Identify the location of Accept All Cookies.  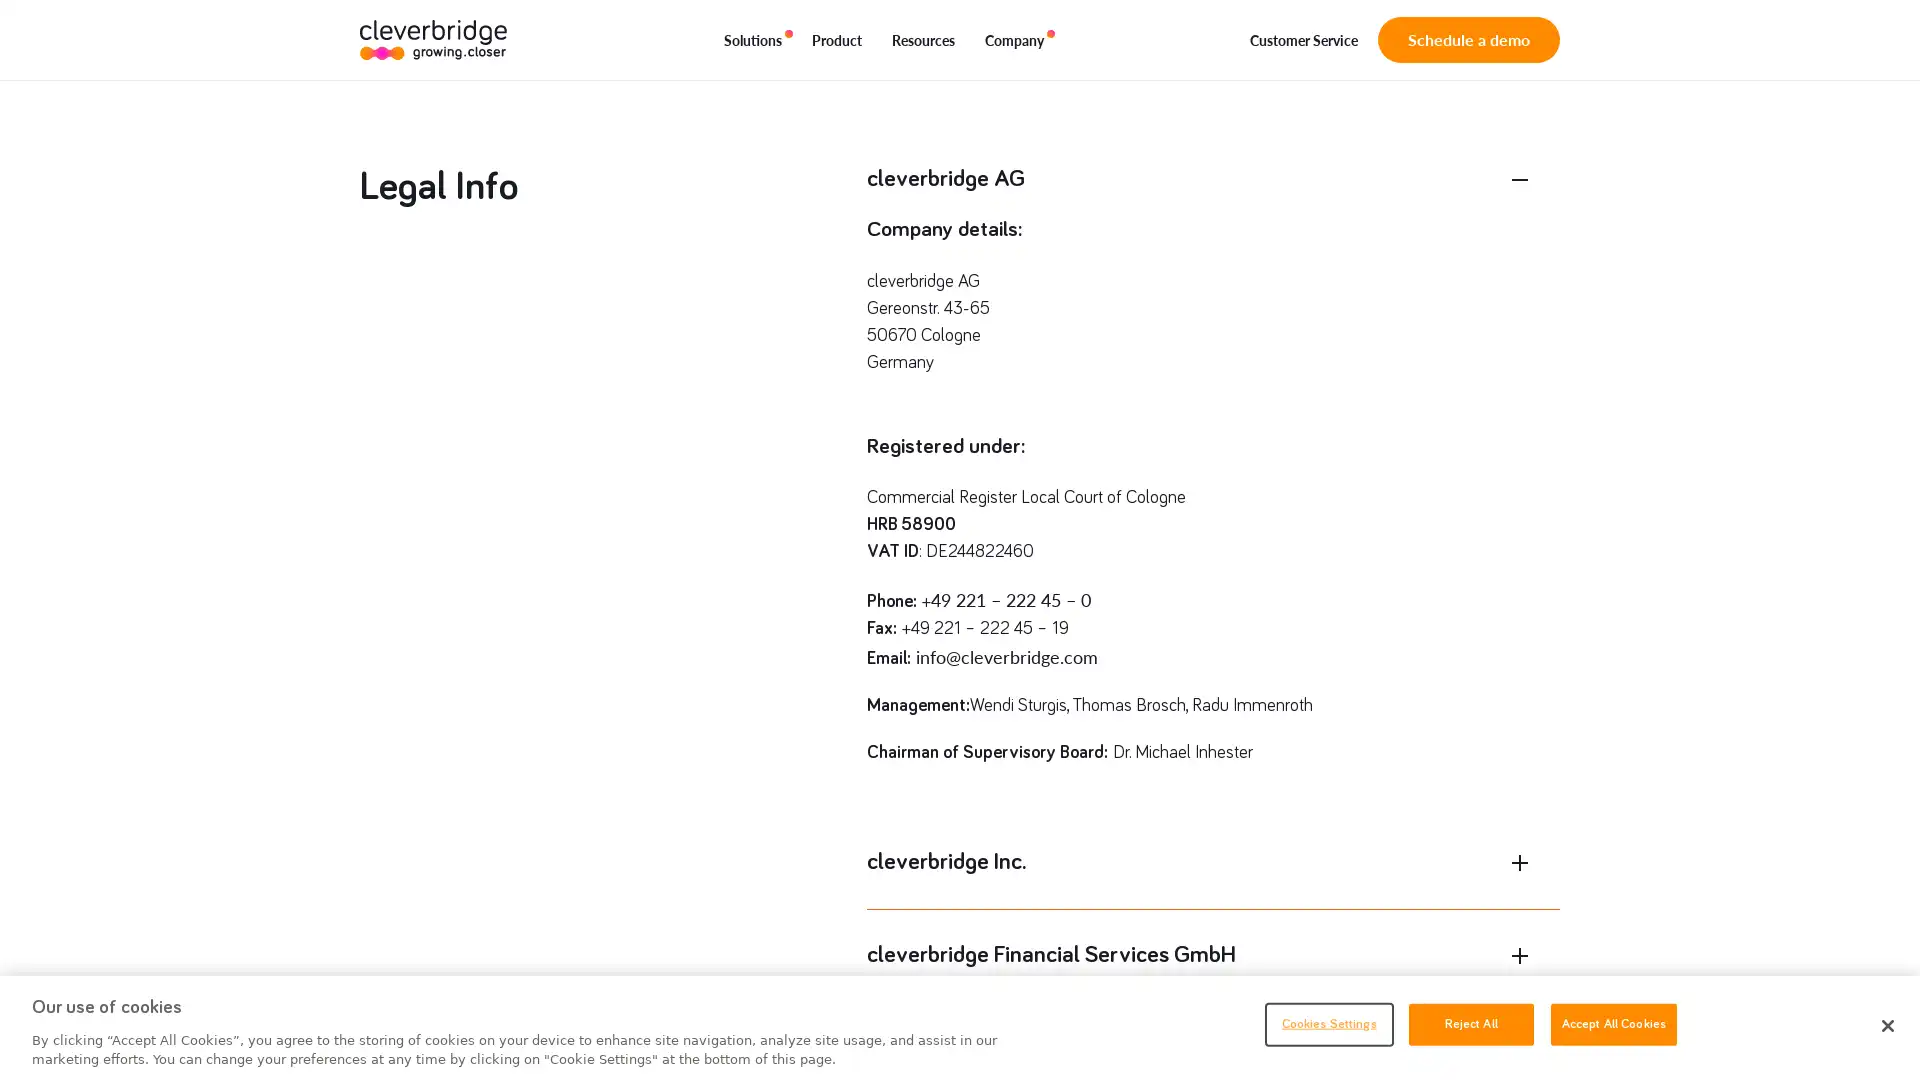
(1613, 1023).